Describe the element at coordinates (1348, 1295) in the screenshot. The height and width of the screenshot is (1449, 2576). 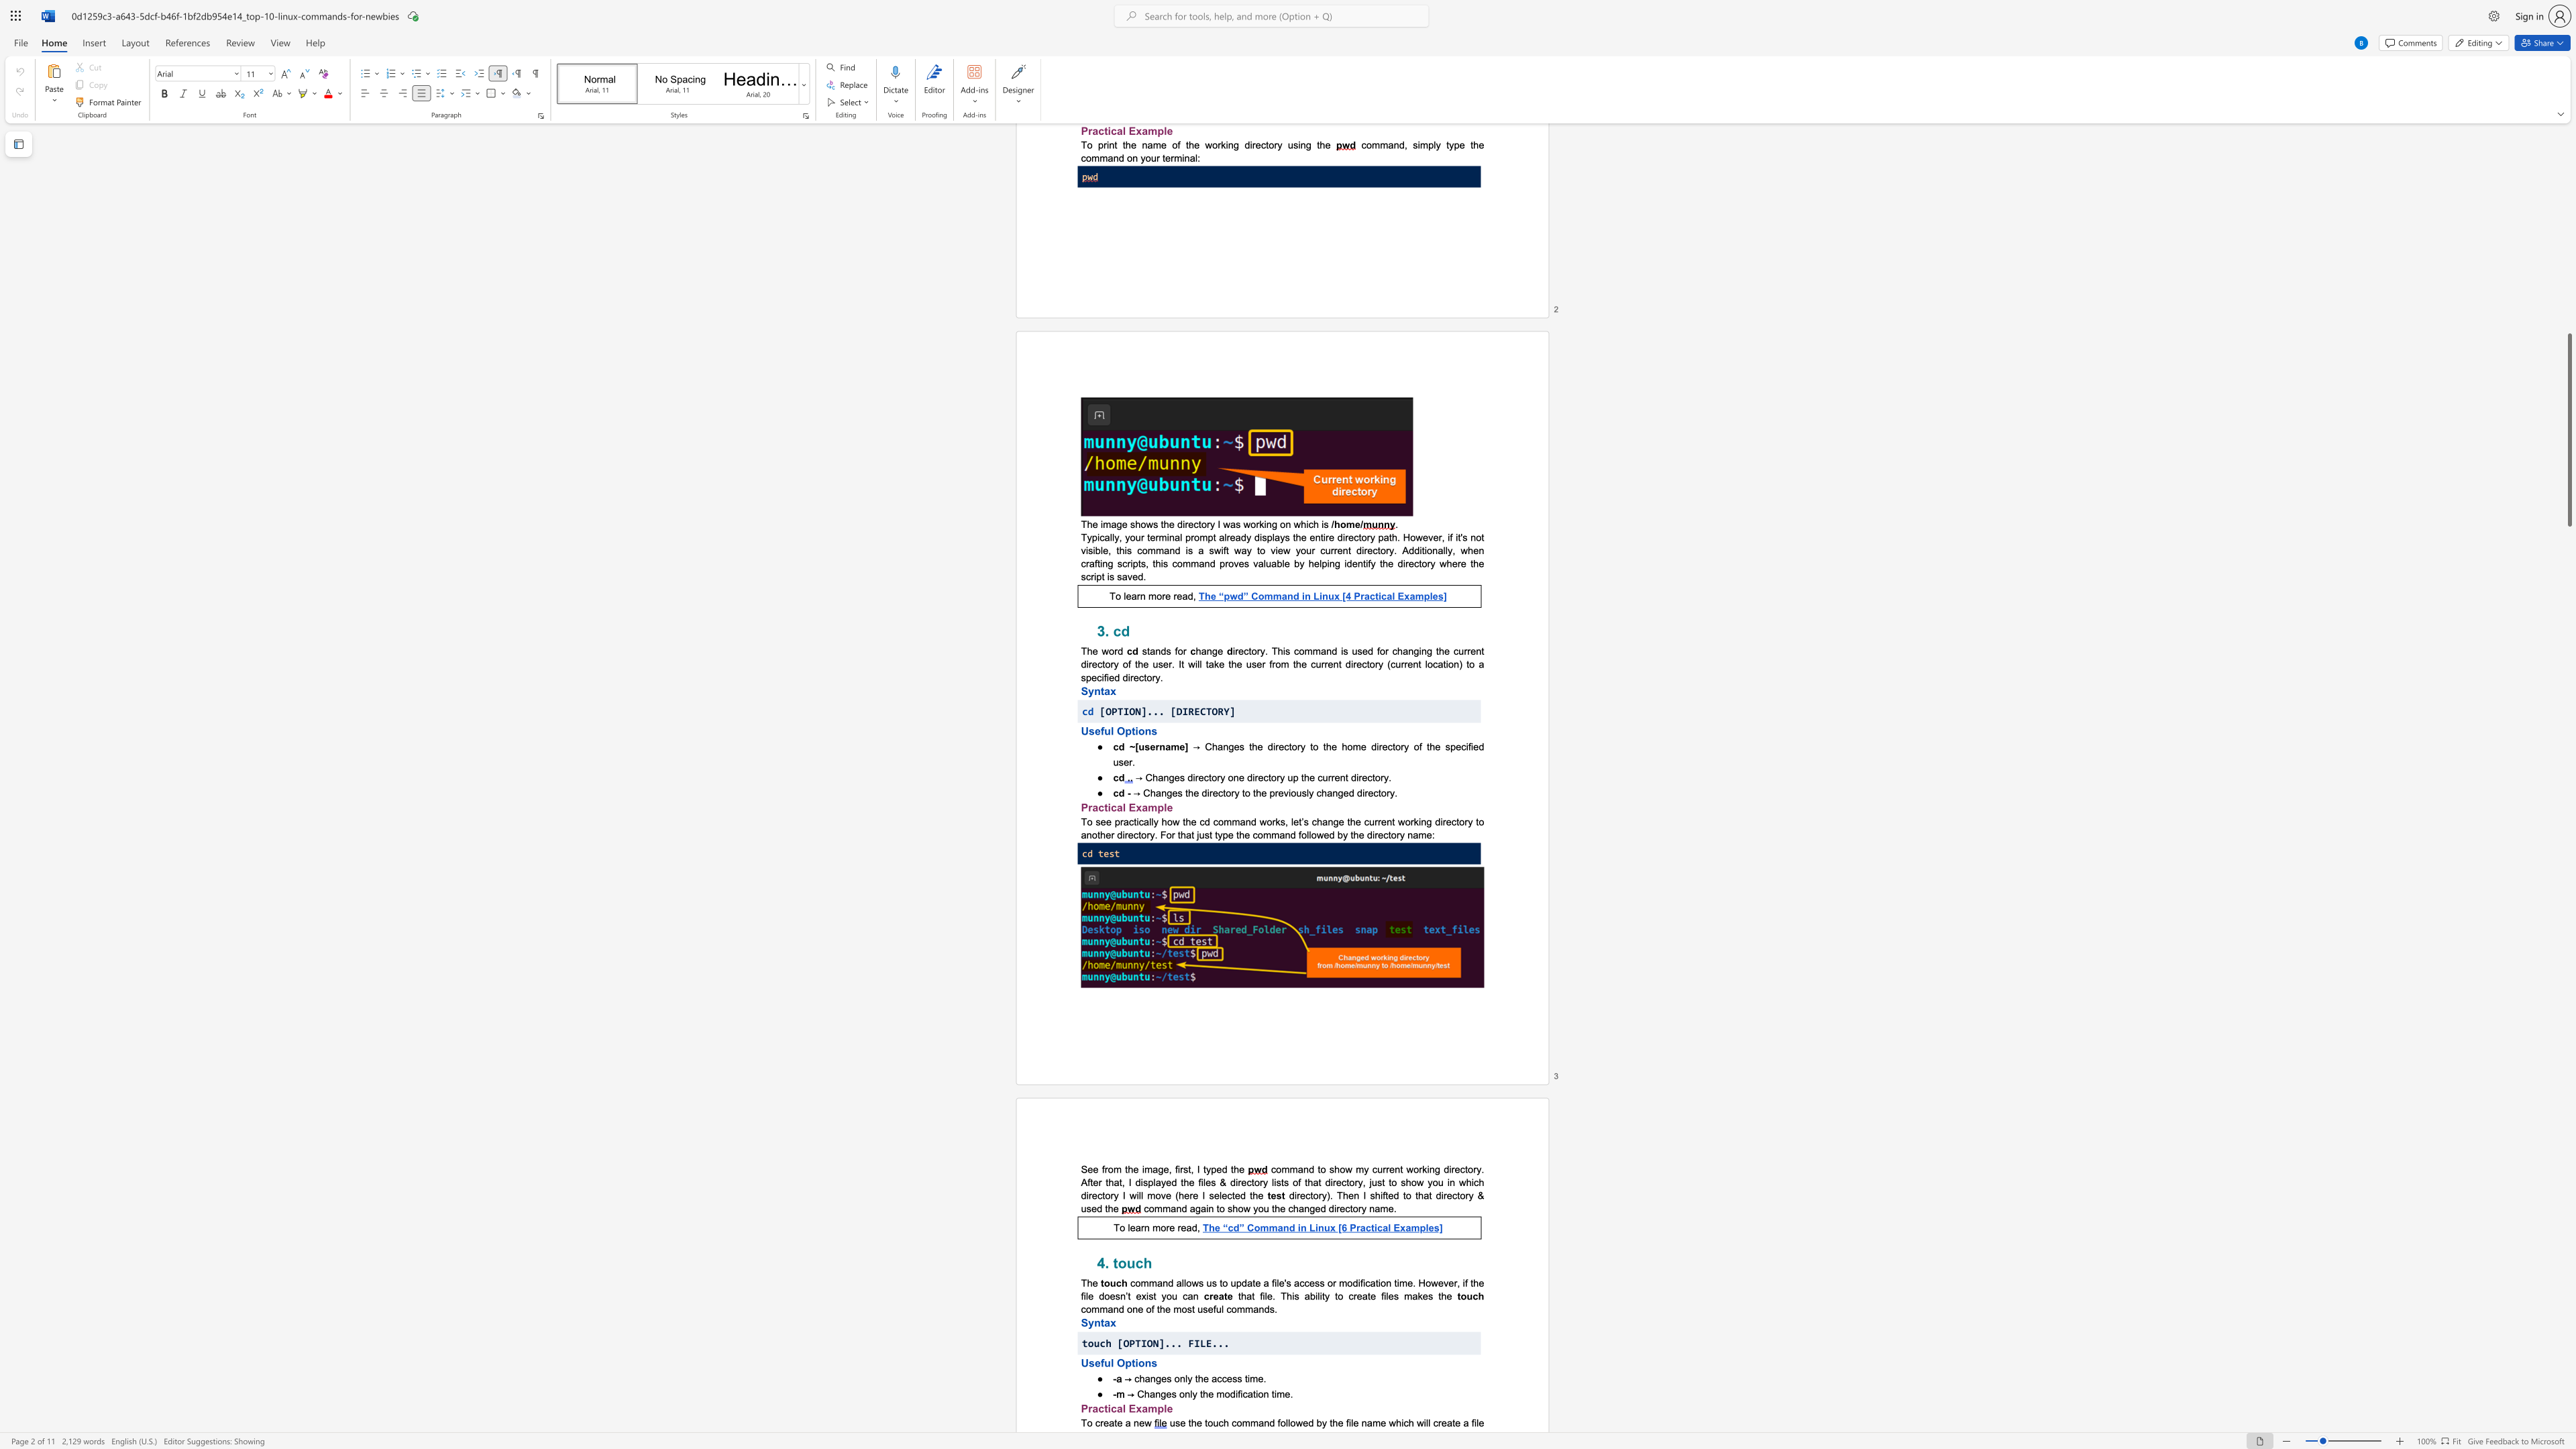
I see `the subset text "crea" within the text "that file. This ability to create files makes the"` at that location.